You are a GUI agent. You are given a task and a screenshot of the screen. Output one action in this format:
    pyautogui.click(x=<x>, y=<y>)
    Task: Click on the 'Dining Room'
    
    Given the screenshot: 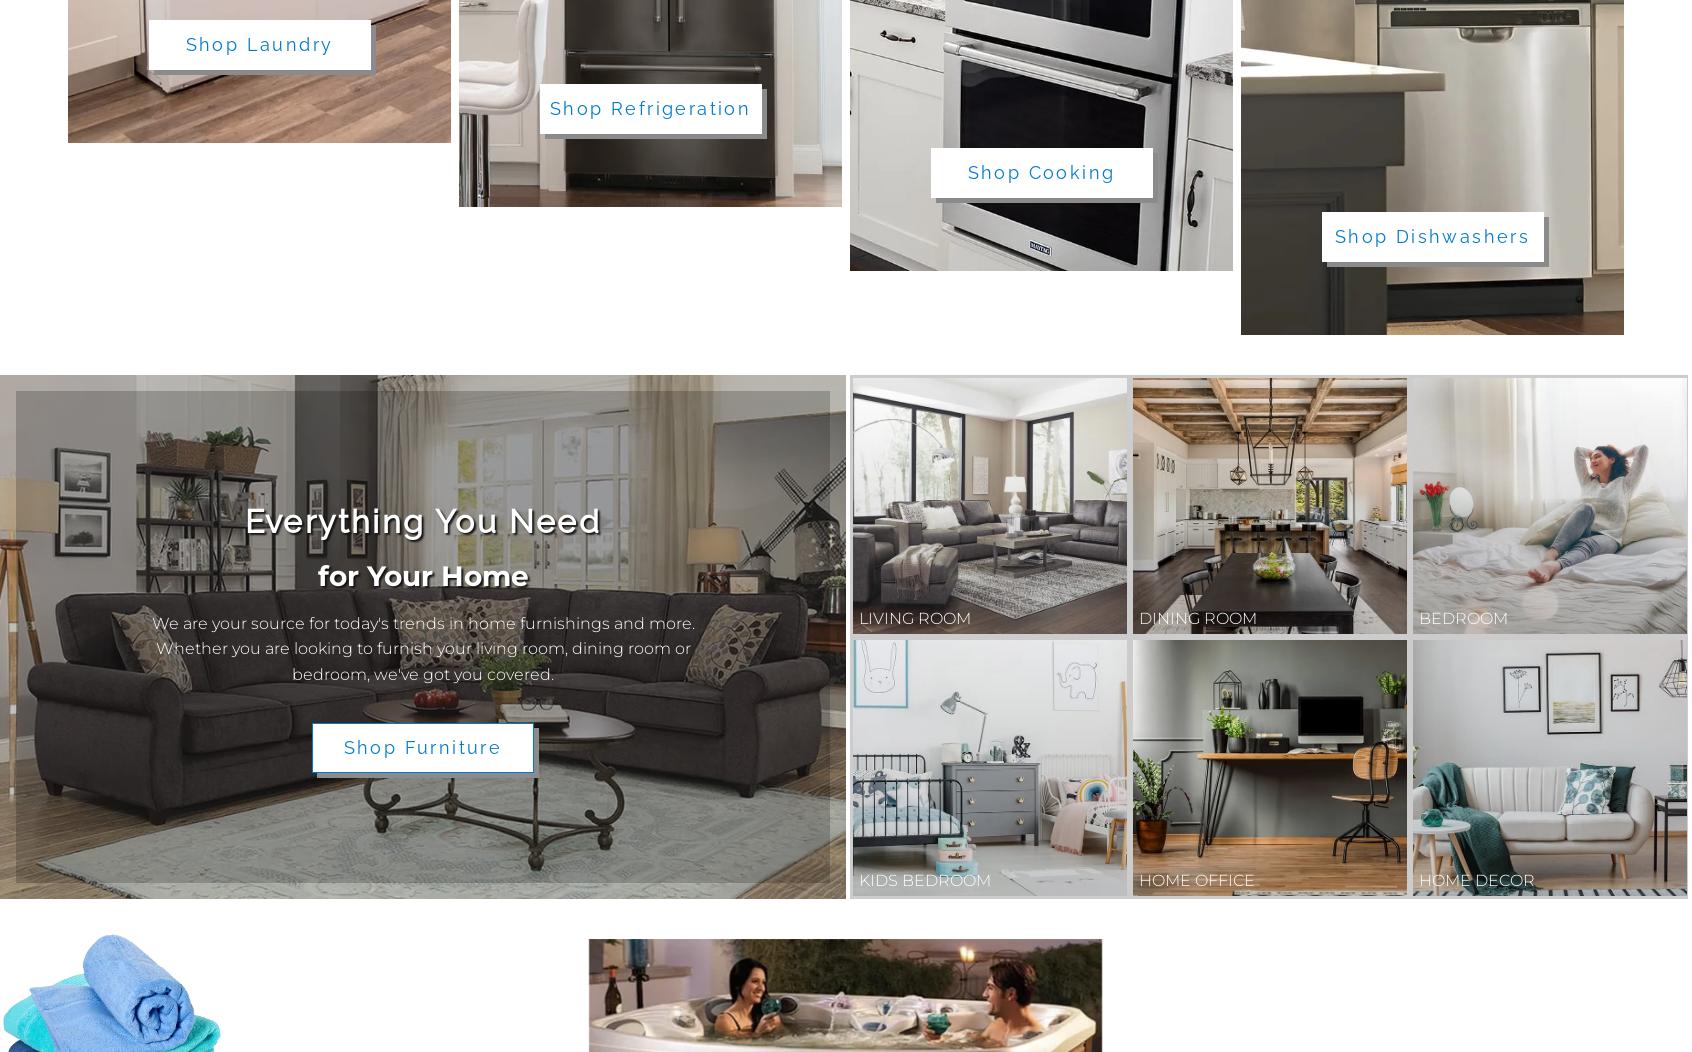 What is the action you would take?
    pyautogui.click(x=1196, y=617)
    